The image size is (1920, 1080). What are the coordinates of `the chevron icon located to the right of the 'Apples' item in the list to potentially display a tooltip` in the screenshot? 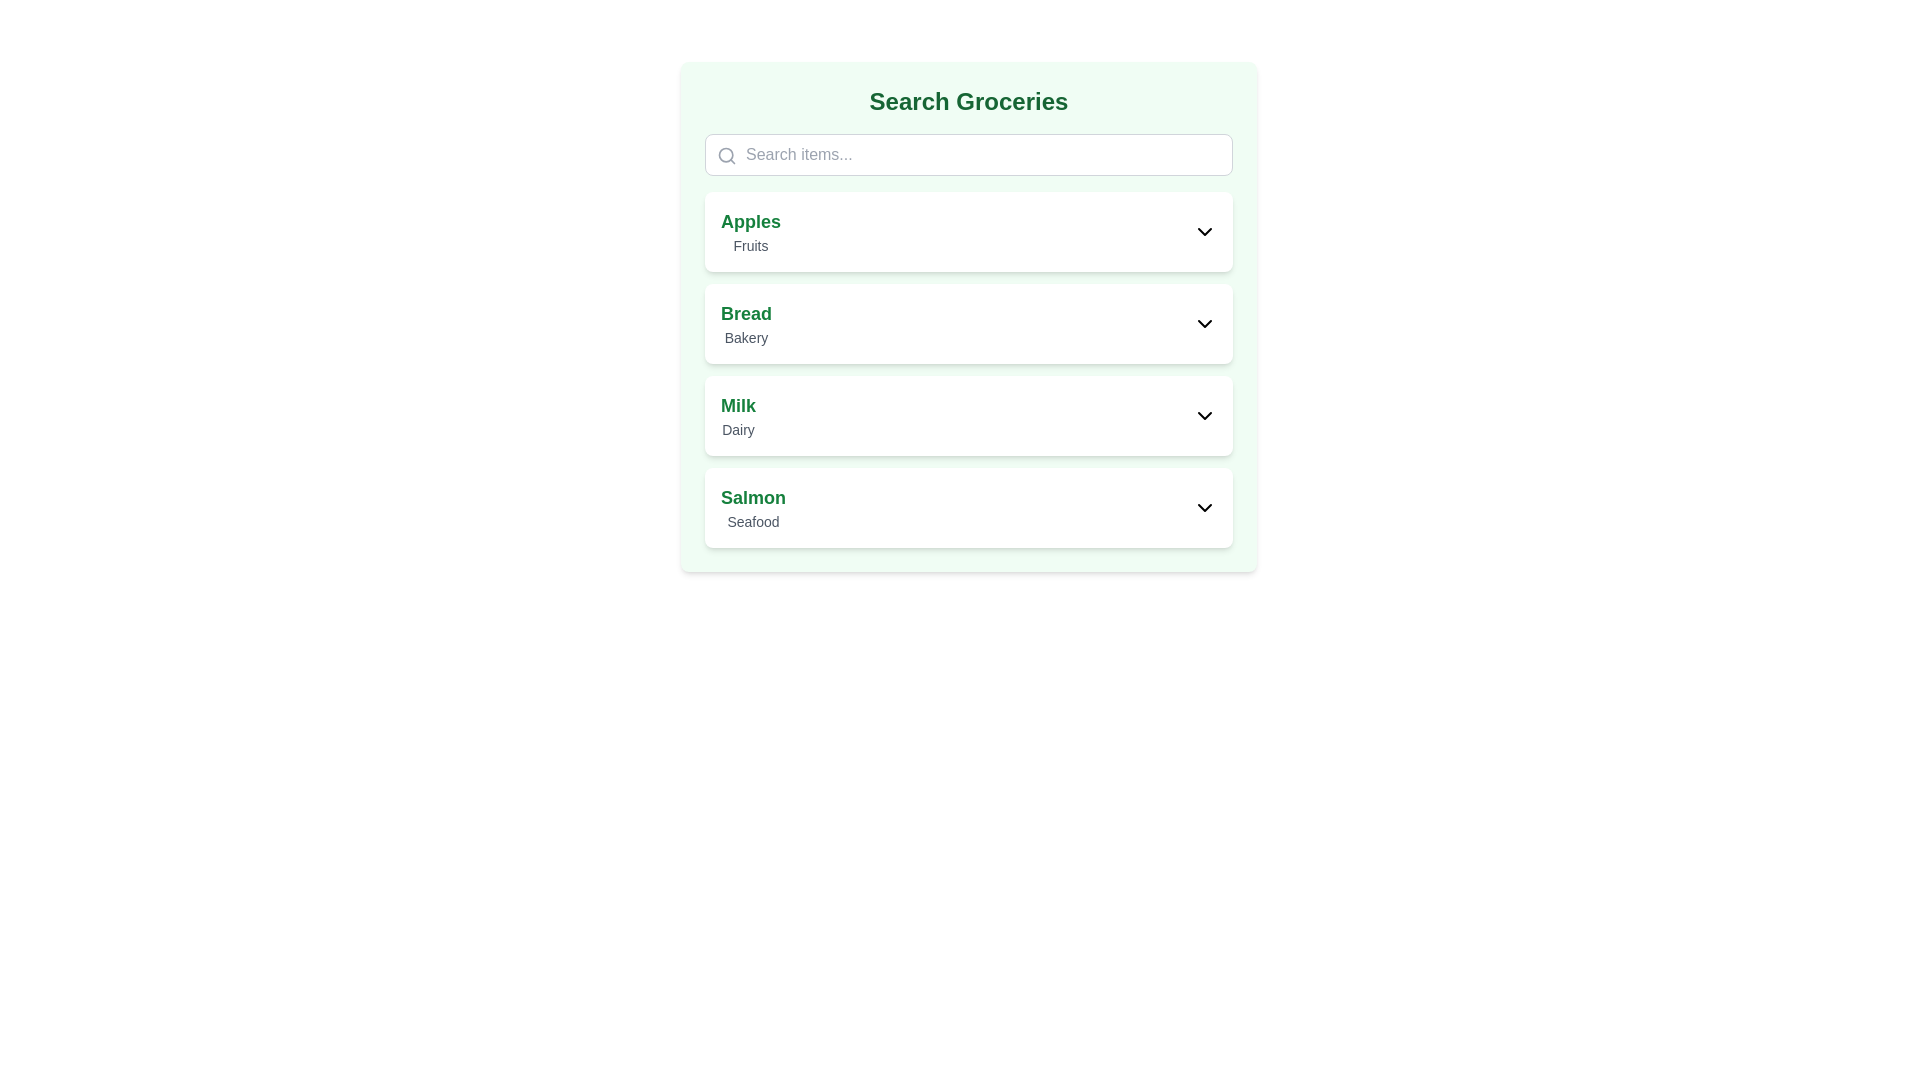 It's located at (1203, 230).